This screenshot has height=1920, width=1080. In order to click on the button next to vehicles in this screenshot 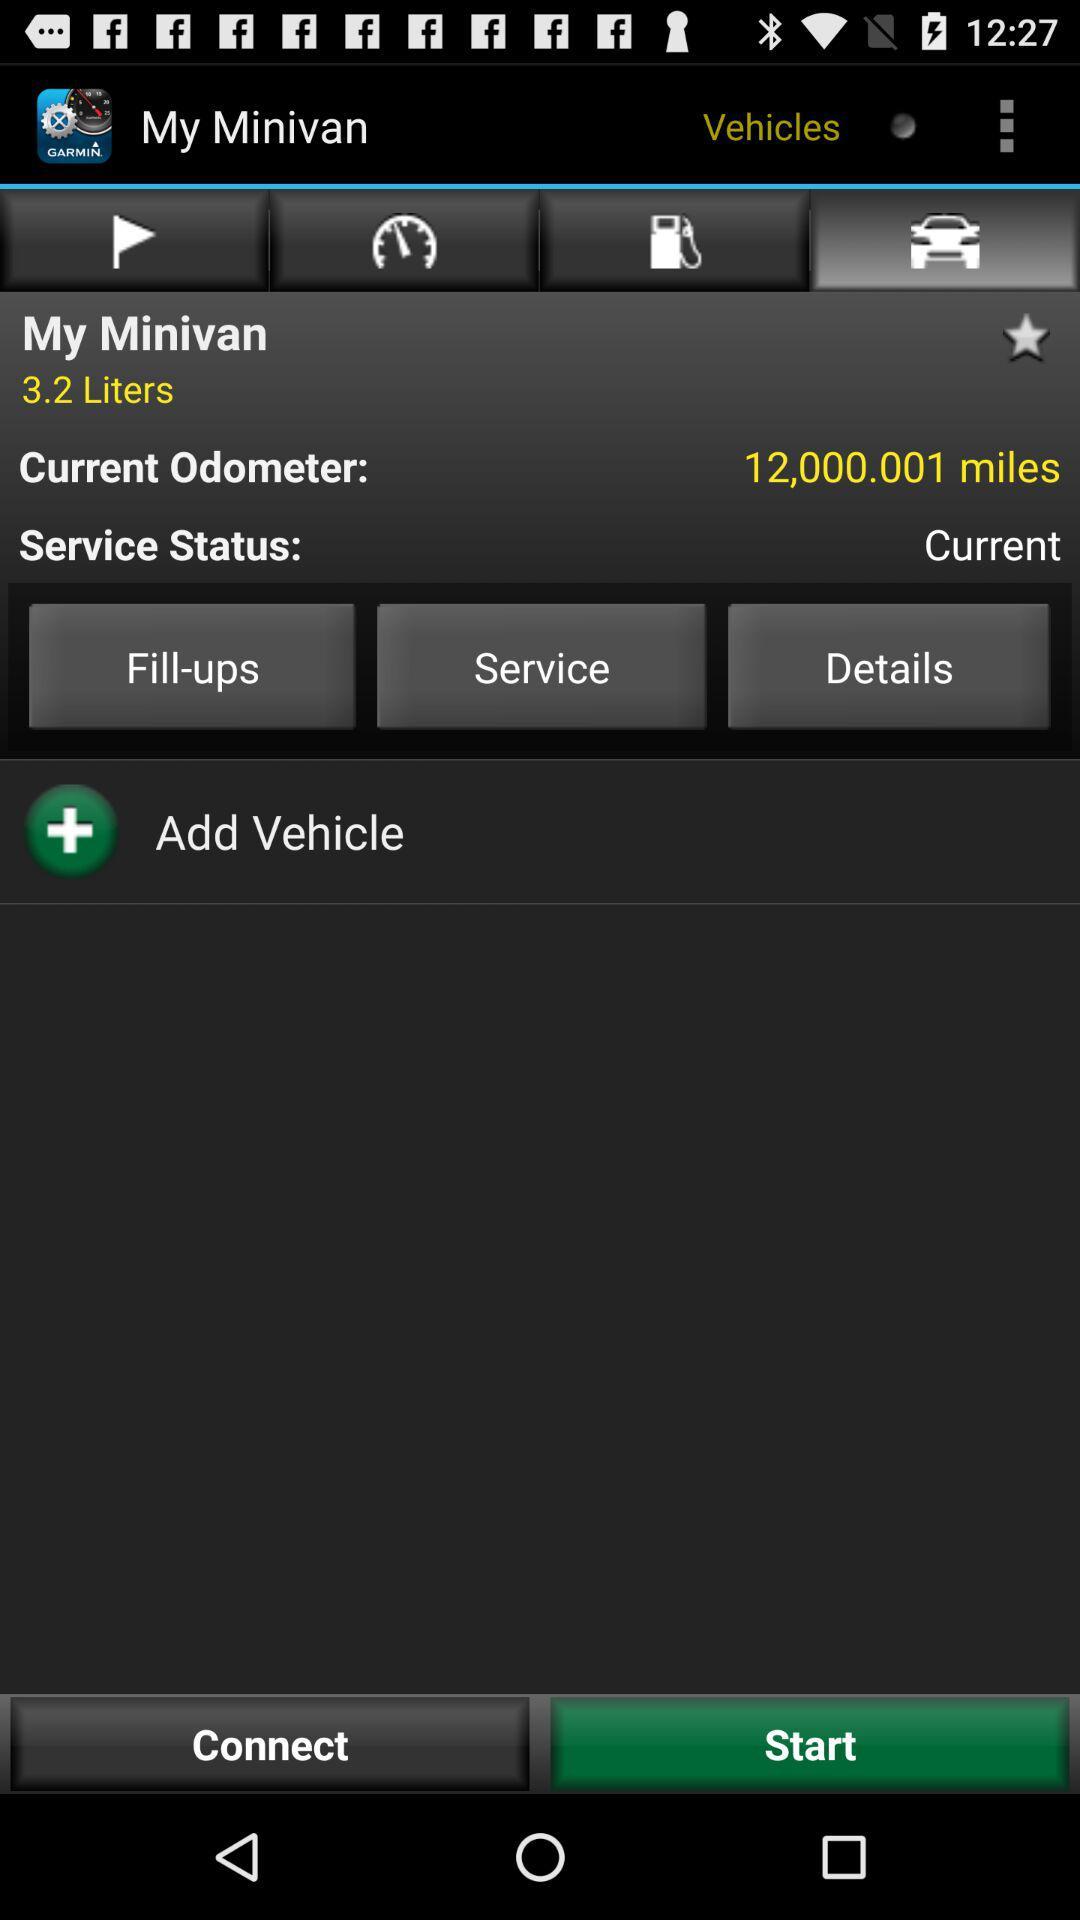, I will do `click(903, 124)`.